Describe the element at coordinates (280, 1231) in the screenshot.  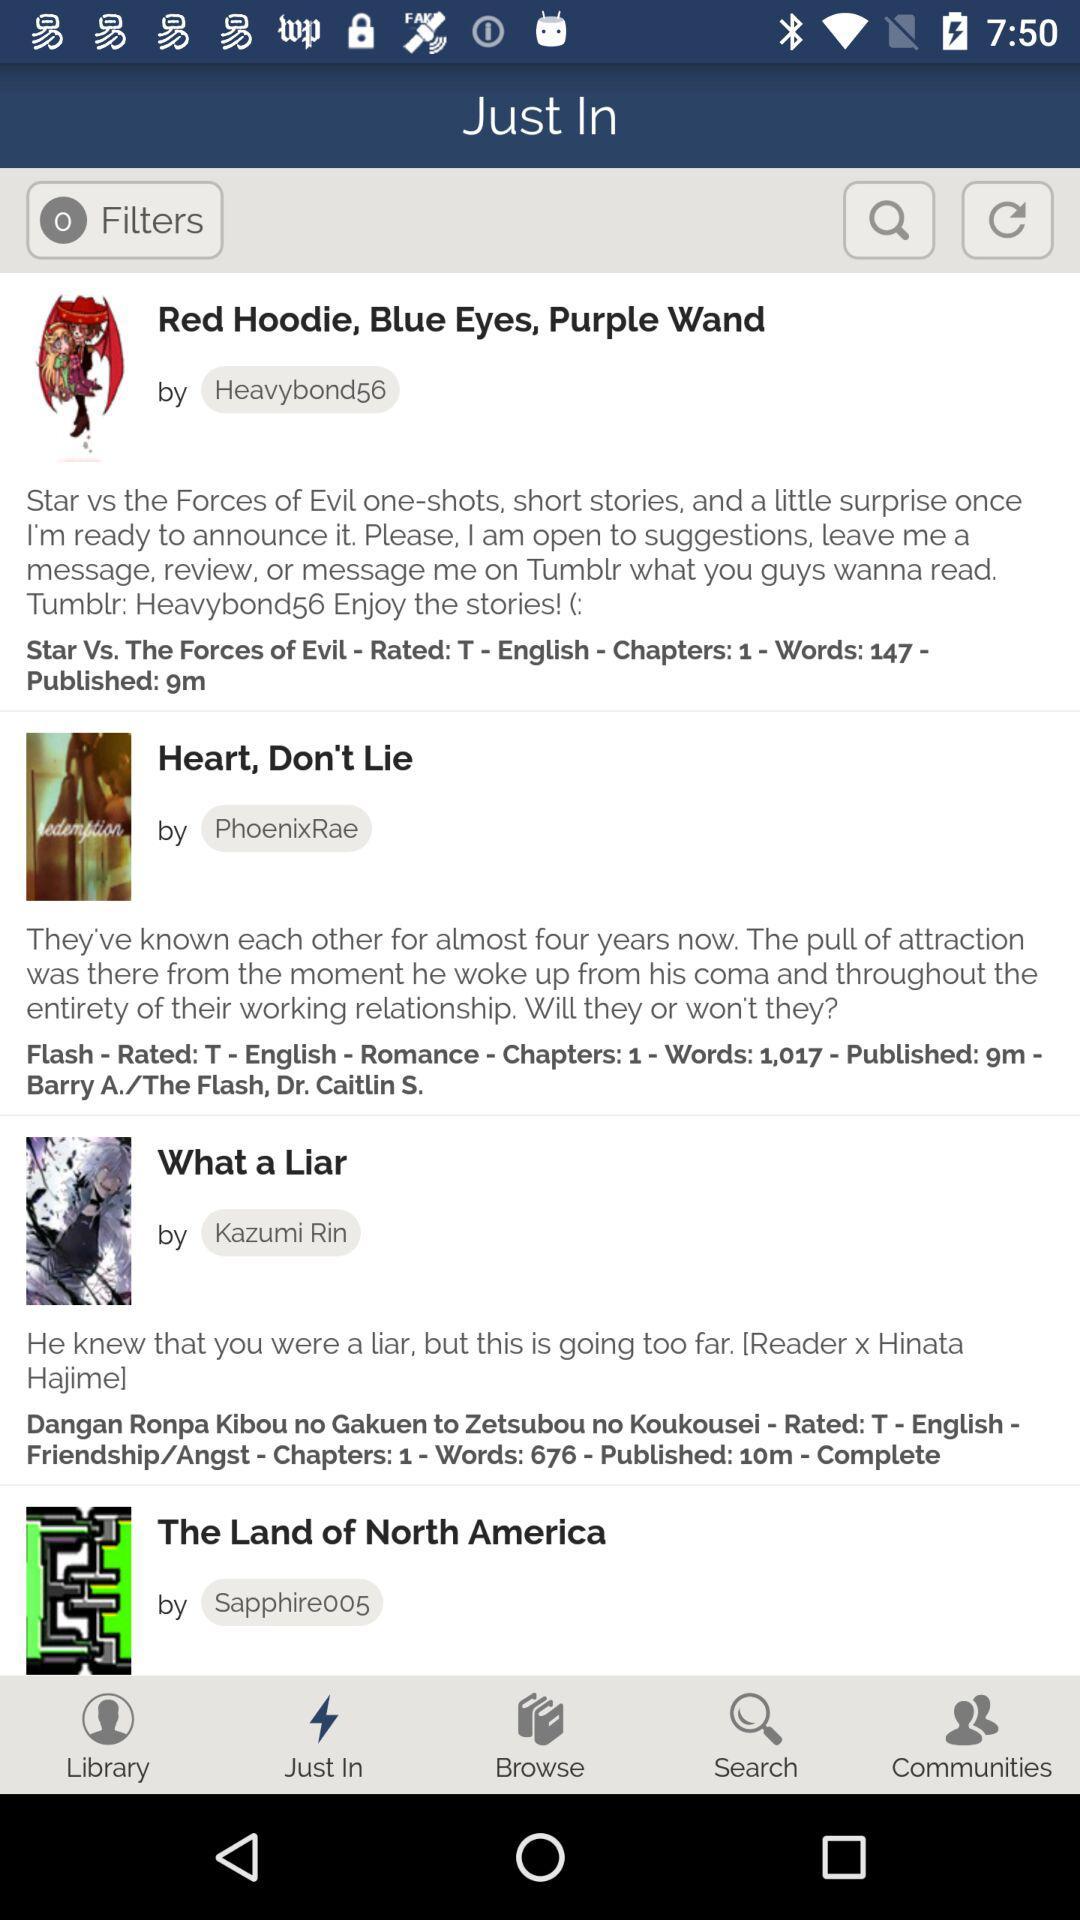
I see `app below what a liar icon` at that location.